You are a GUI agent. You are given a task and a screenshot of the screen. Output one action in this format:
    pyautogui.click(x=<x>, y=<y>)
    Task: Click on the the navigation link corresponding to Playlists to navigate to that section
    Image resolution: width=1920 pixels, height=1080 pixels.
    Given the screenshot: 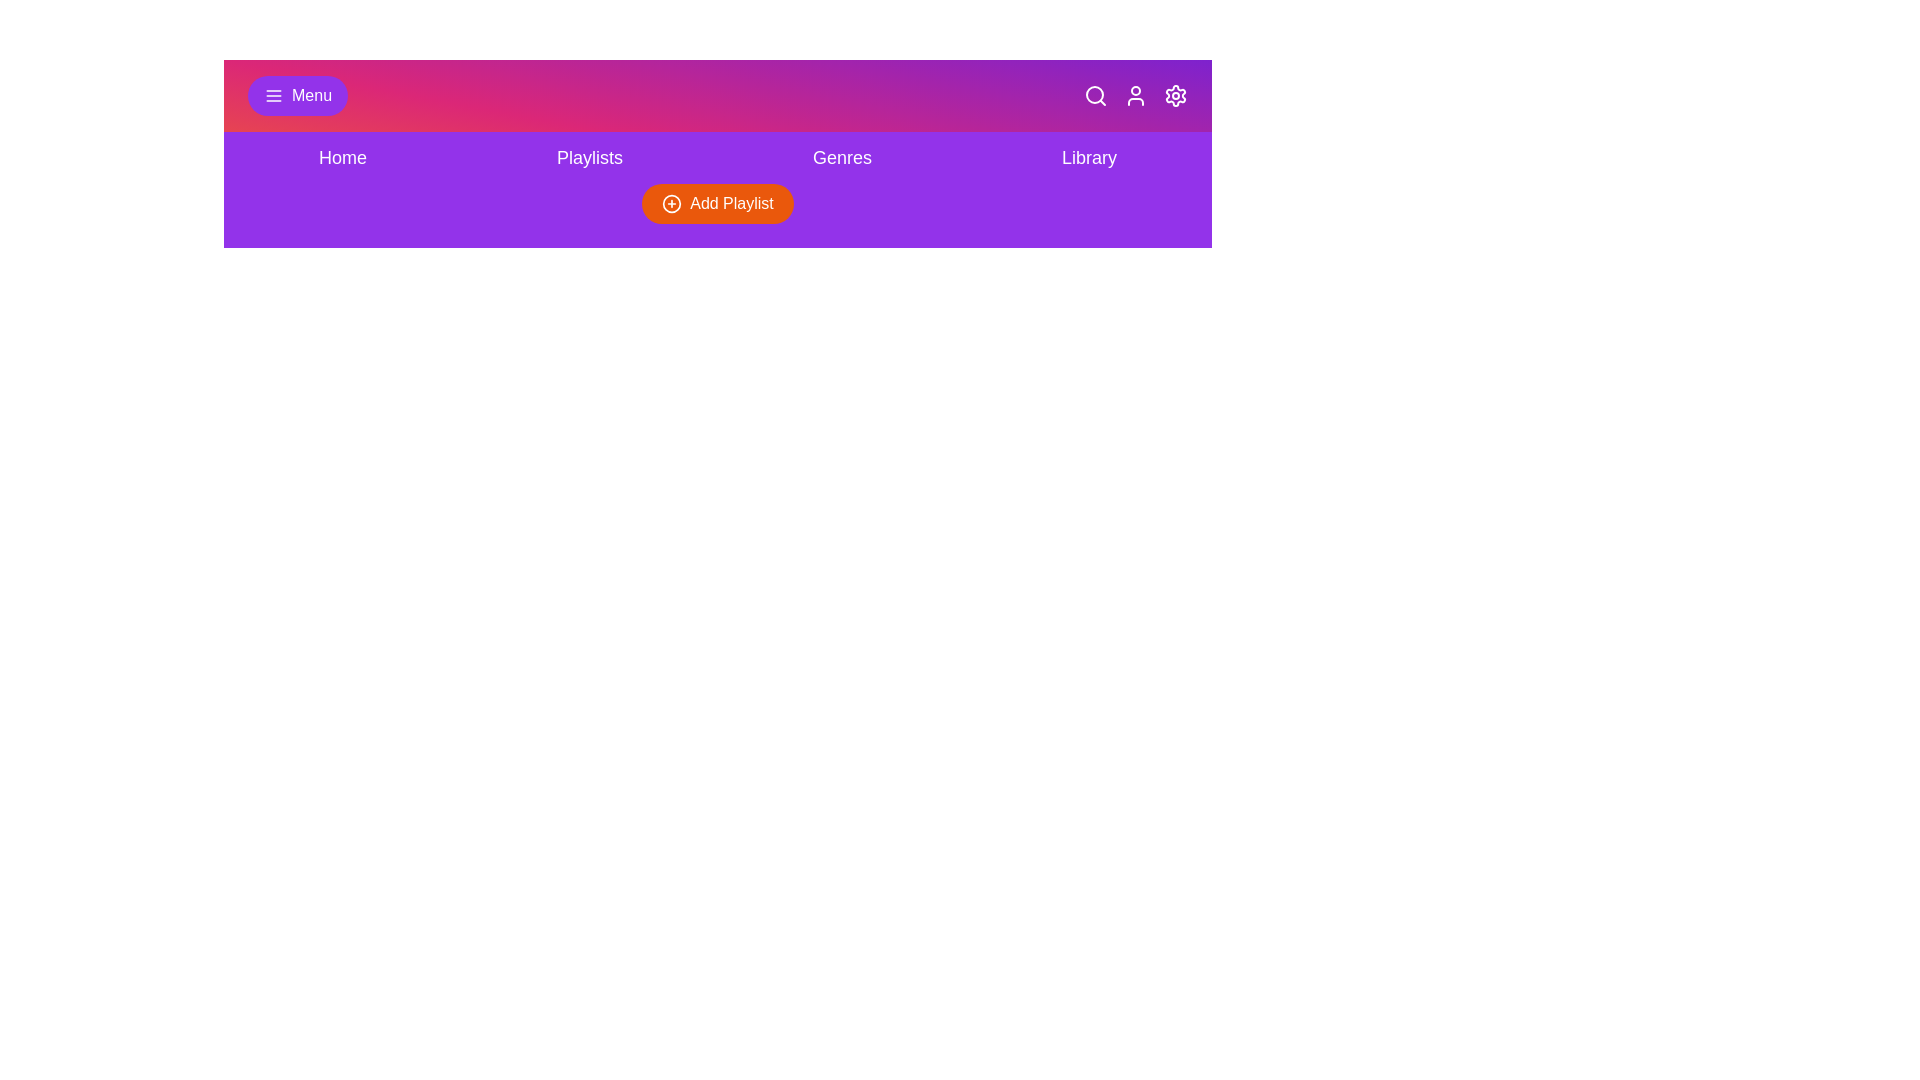 What is the action you would take?
    pyautogui.click(x=589, y=157)
    